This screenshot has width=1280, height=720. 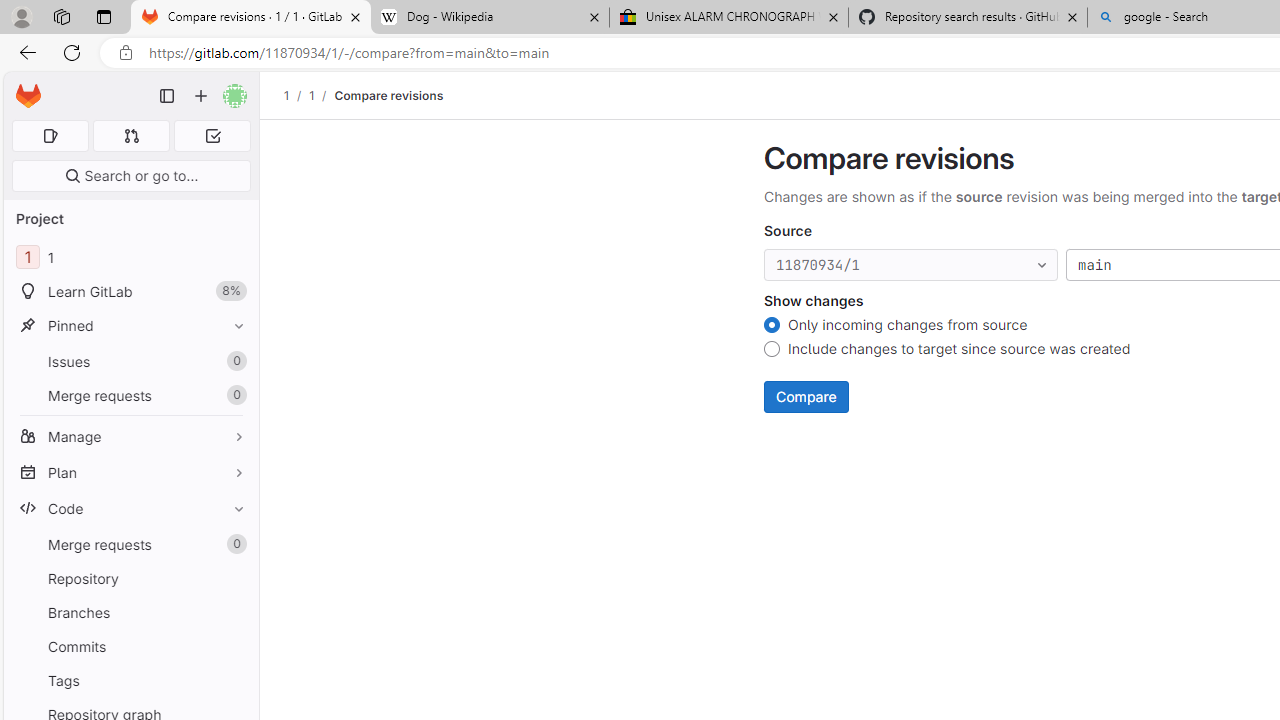 I want to click on 'Create new...', so click(x=201, y=96).